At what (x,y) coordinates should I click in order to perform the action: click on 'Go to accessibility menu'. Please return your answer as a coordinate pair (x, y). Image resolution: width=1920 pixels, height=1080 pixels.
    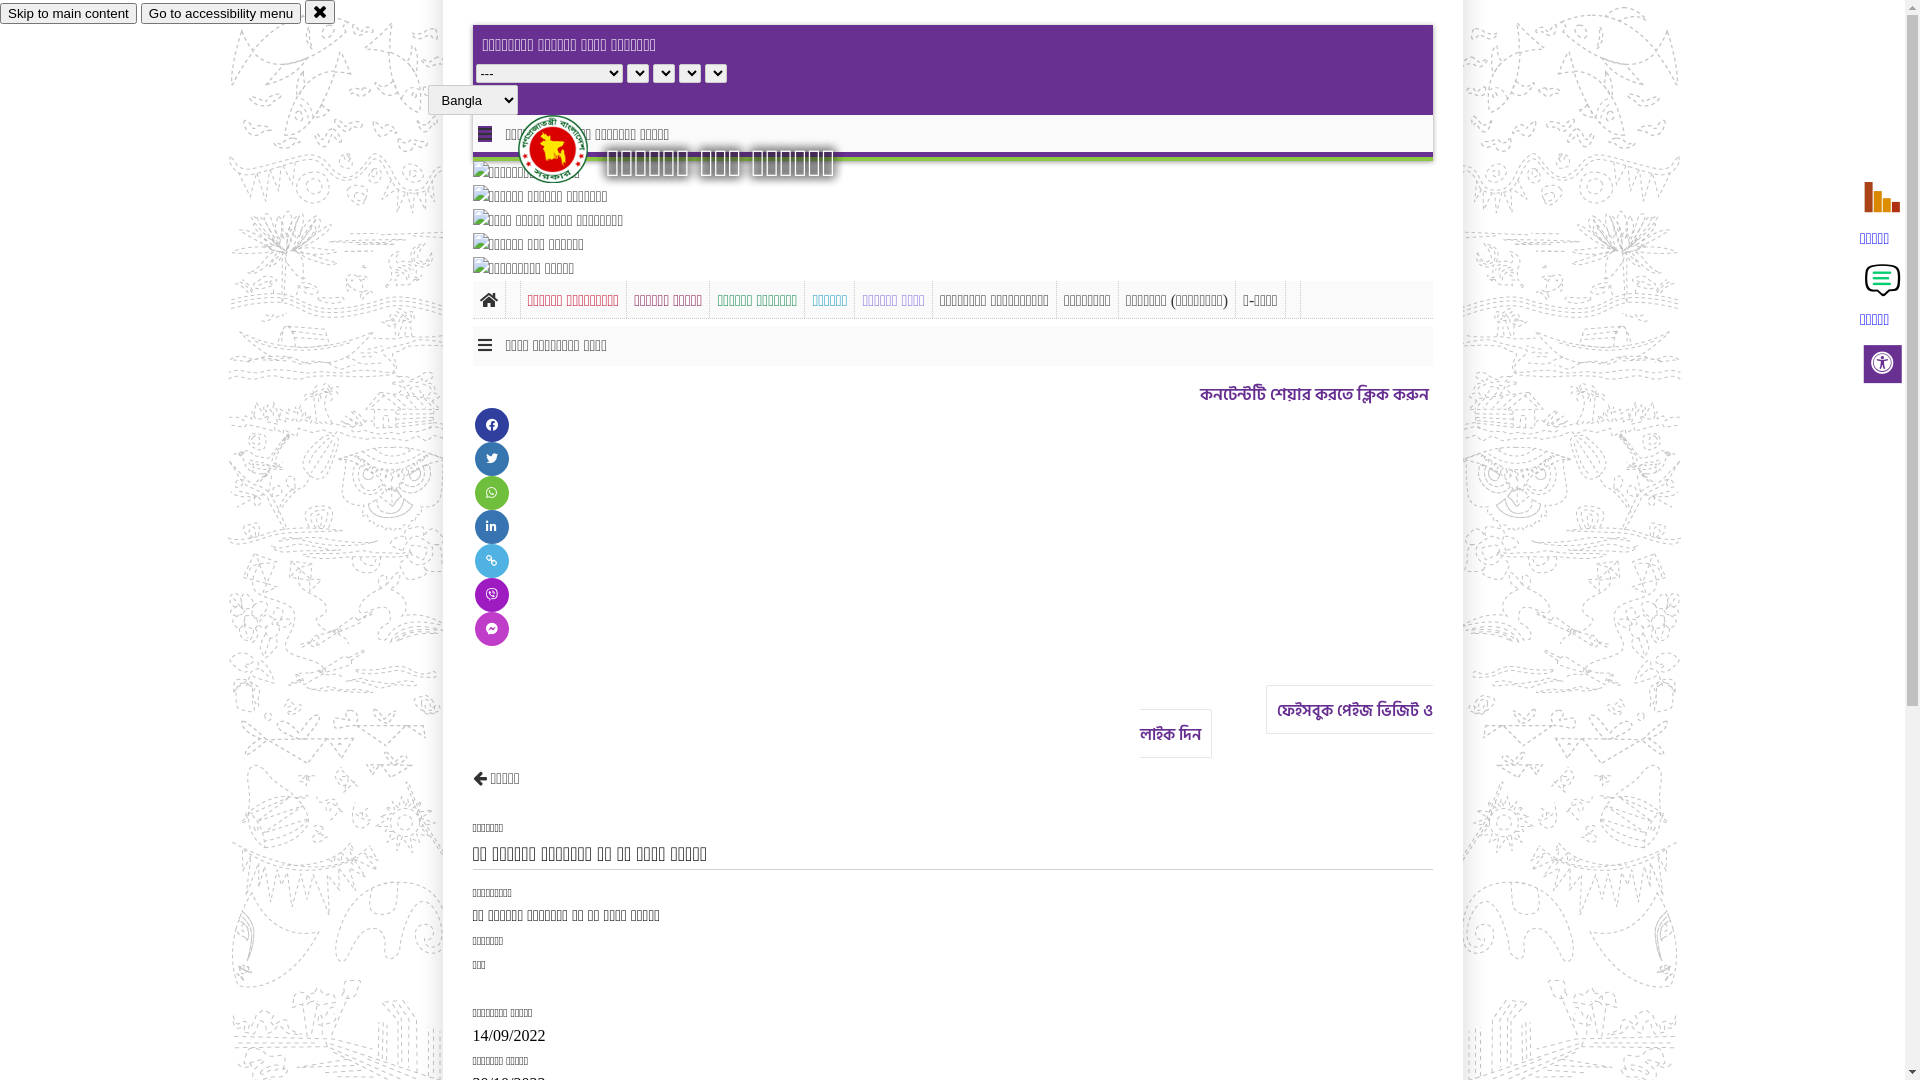
    Looking at the image, I should click on (220, 13).